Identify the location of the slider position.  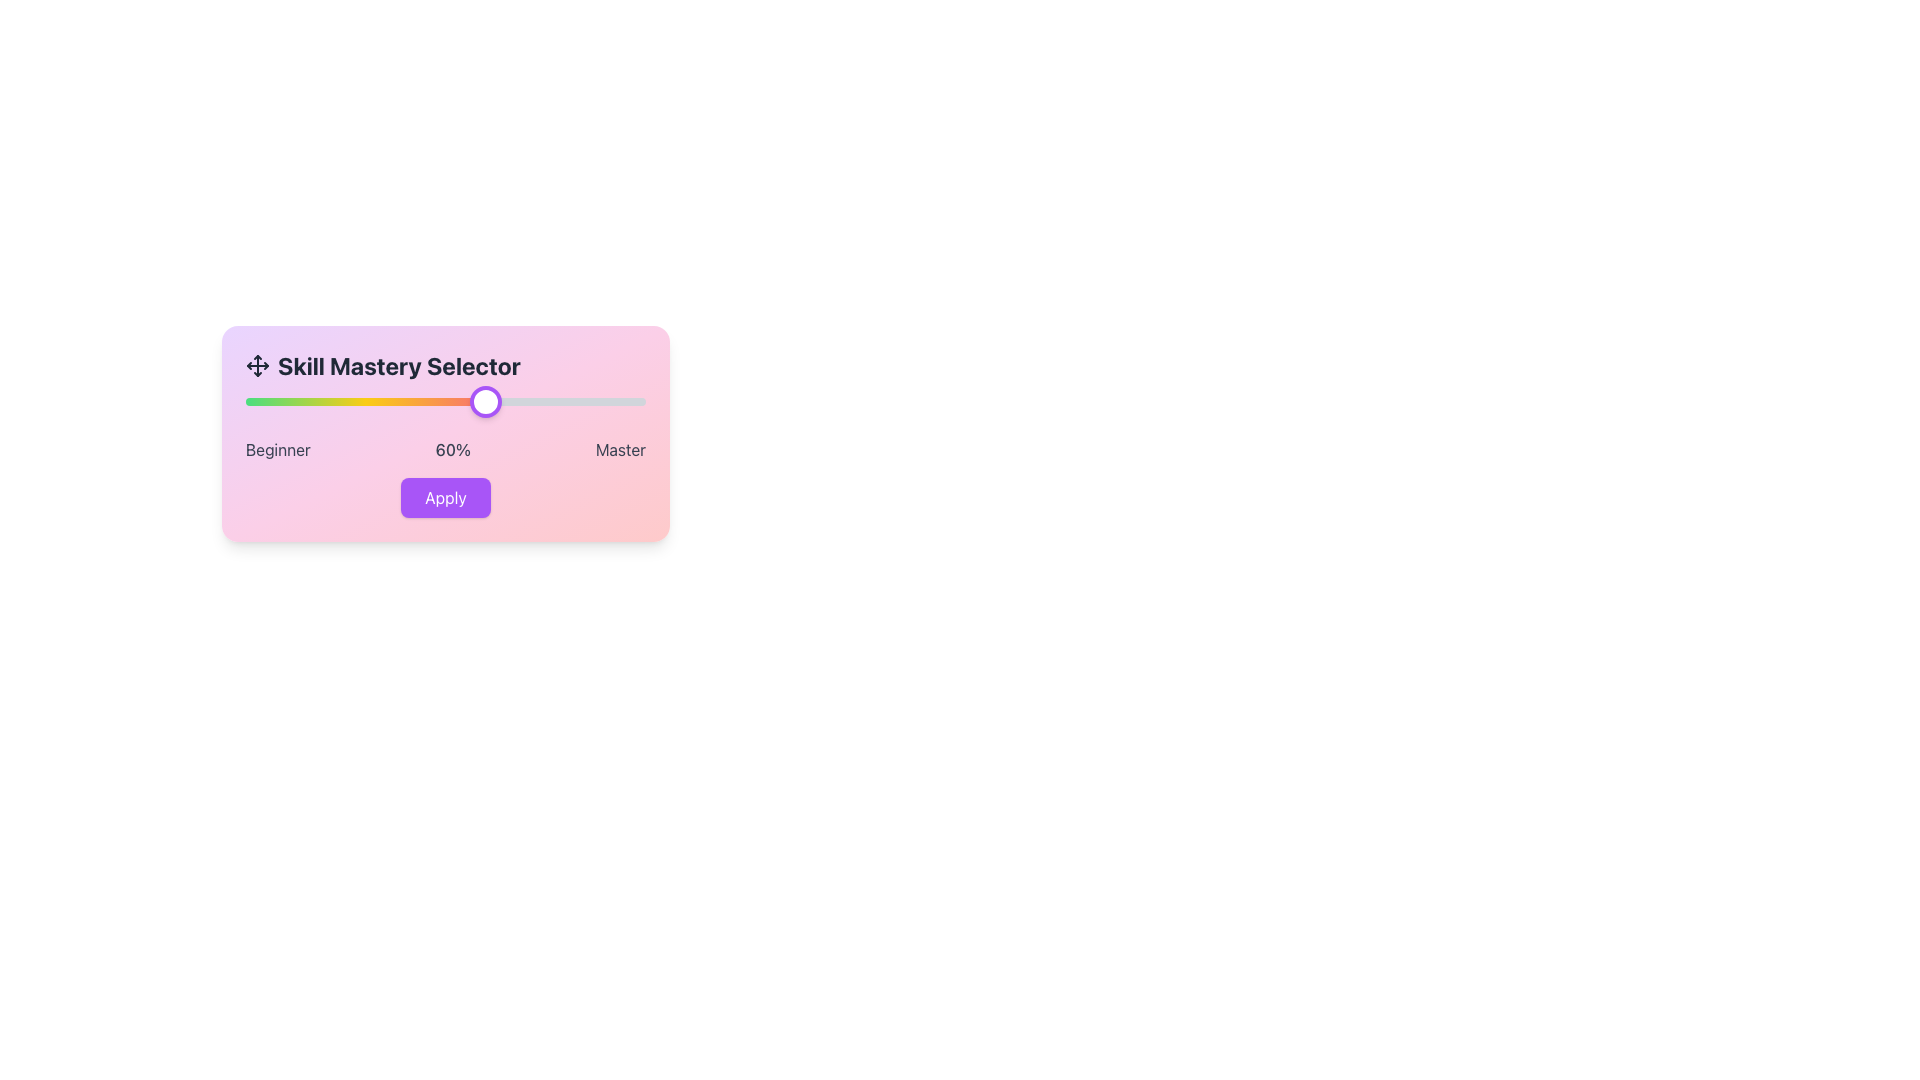
(385, 401).